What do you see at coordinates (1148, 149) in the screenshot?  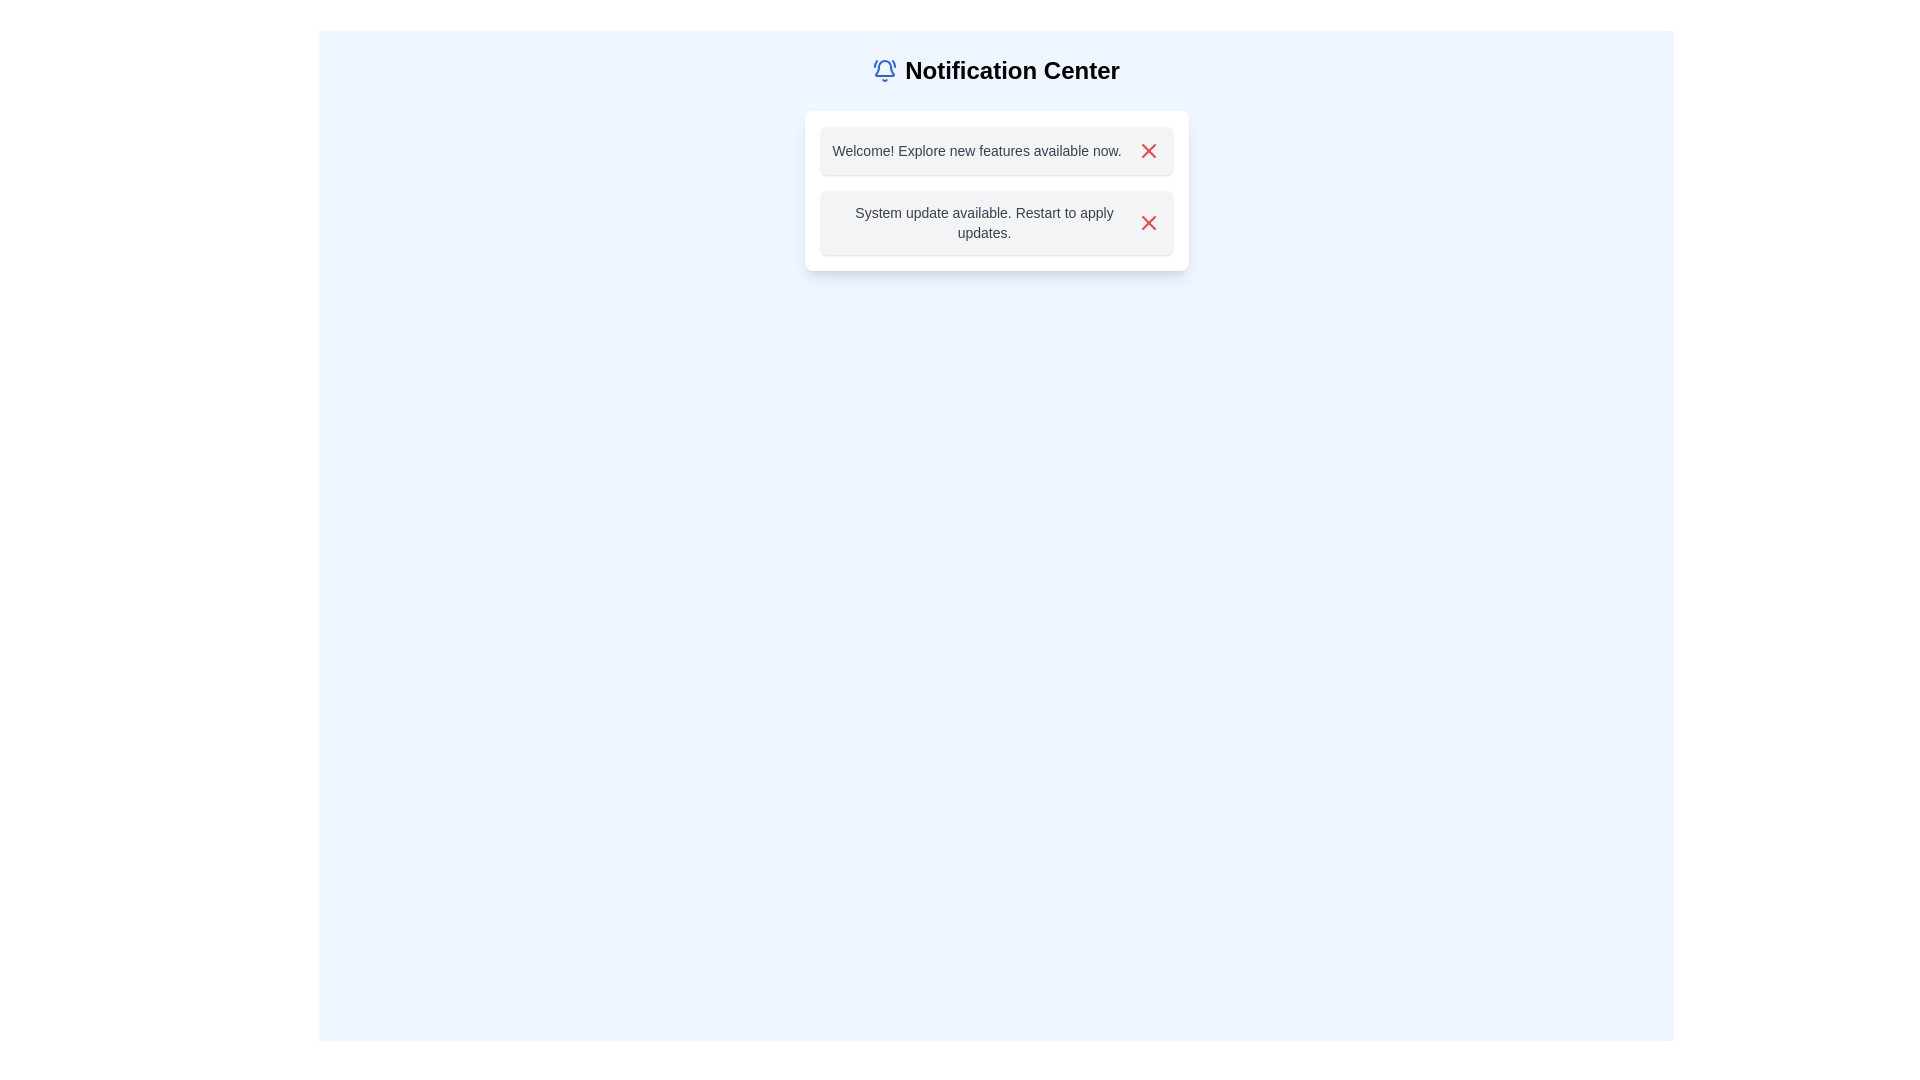 I see `the dismiss icon button located at the end of the first notification message in the notification center` at bounding box center [1148, 149].